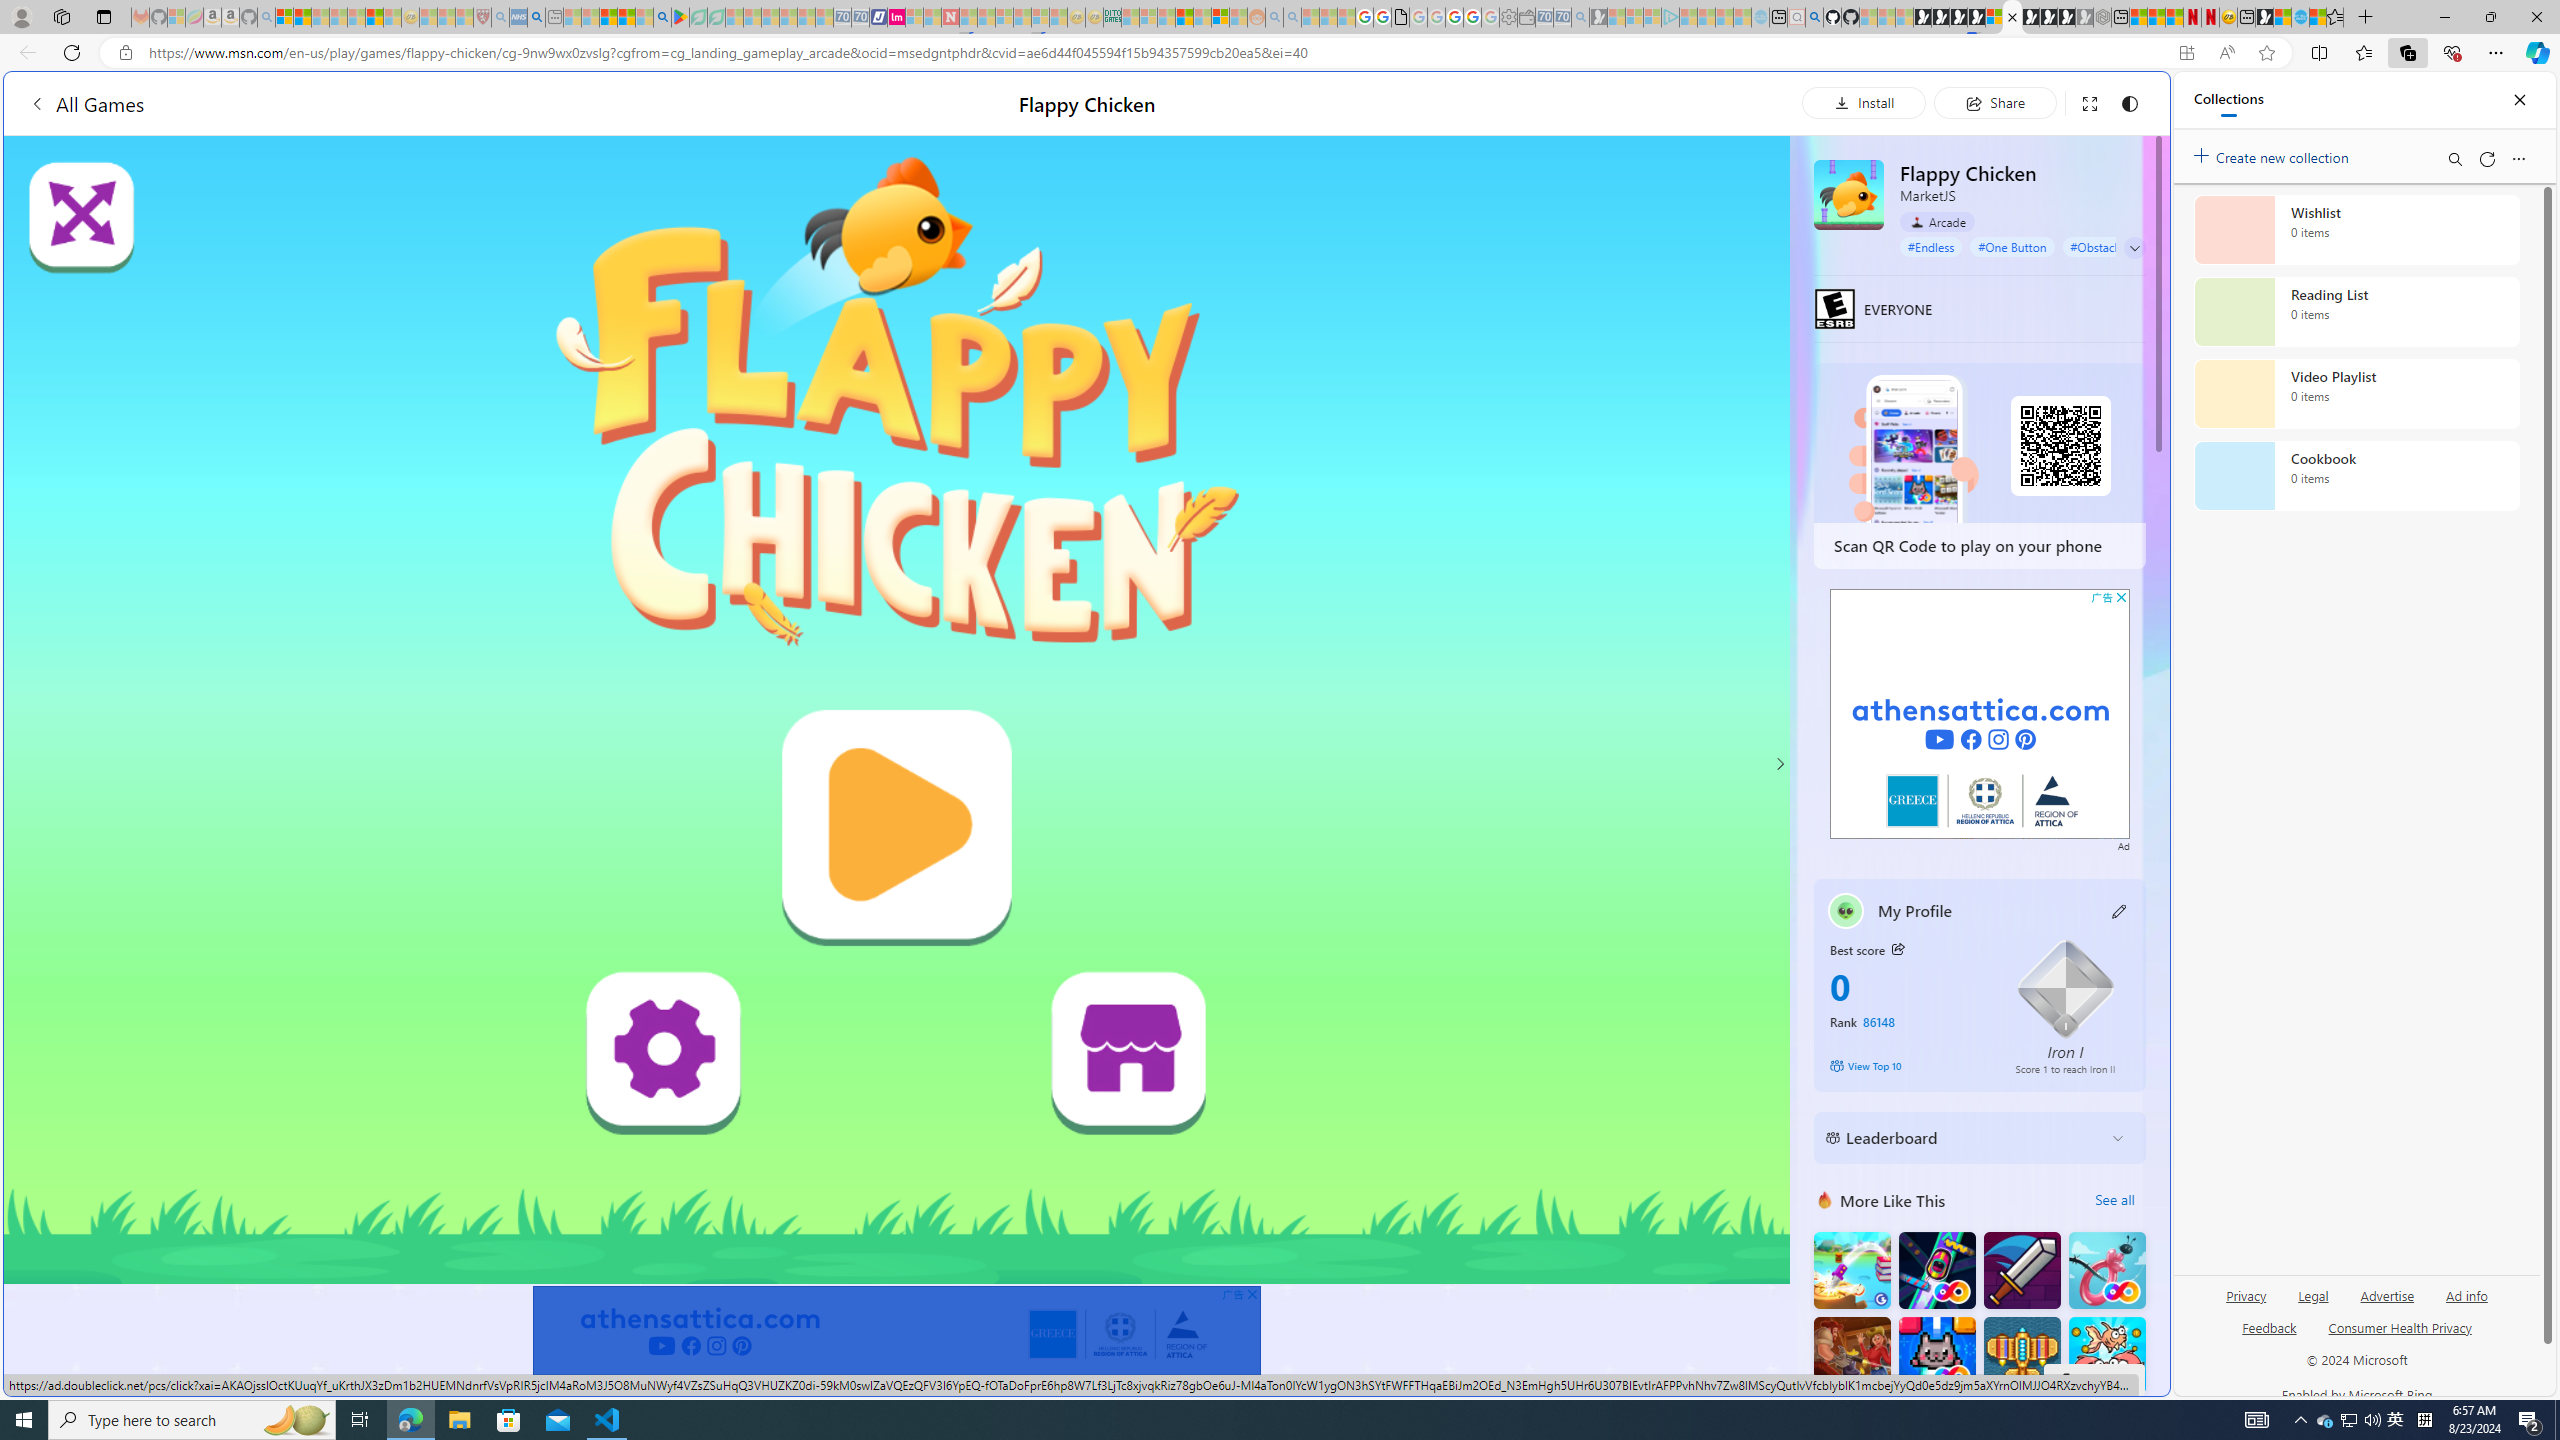  I want to click on 'Arcade', so click(1936, 222).